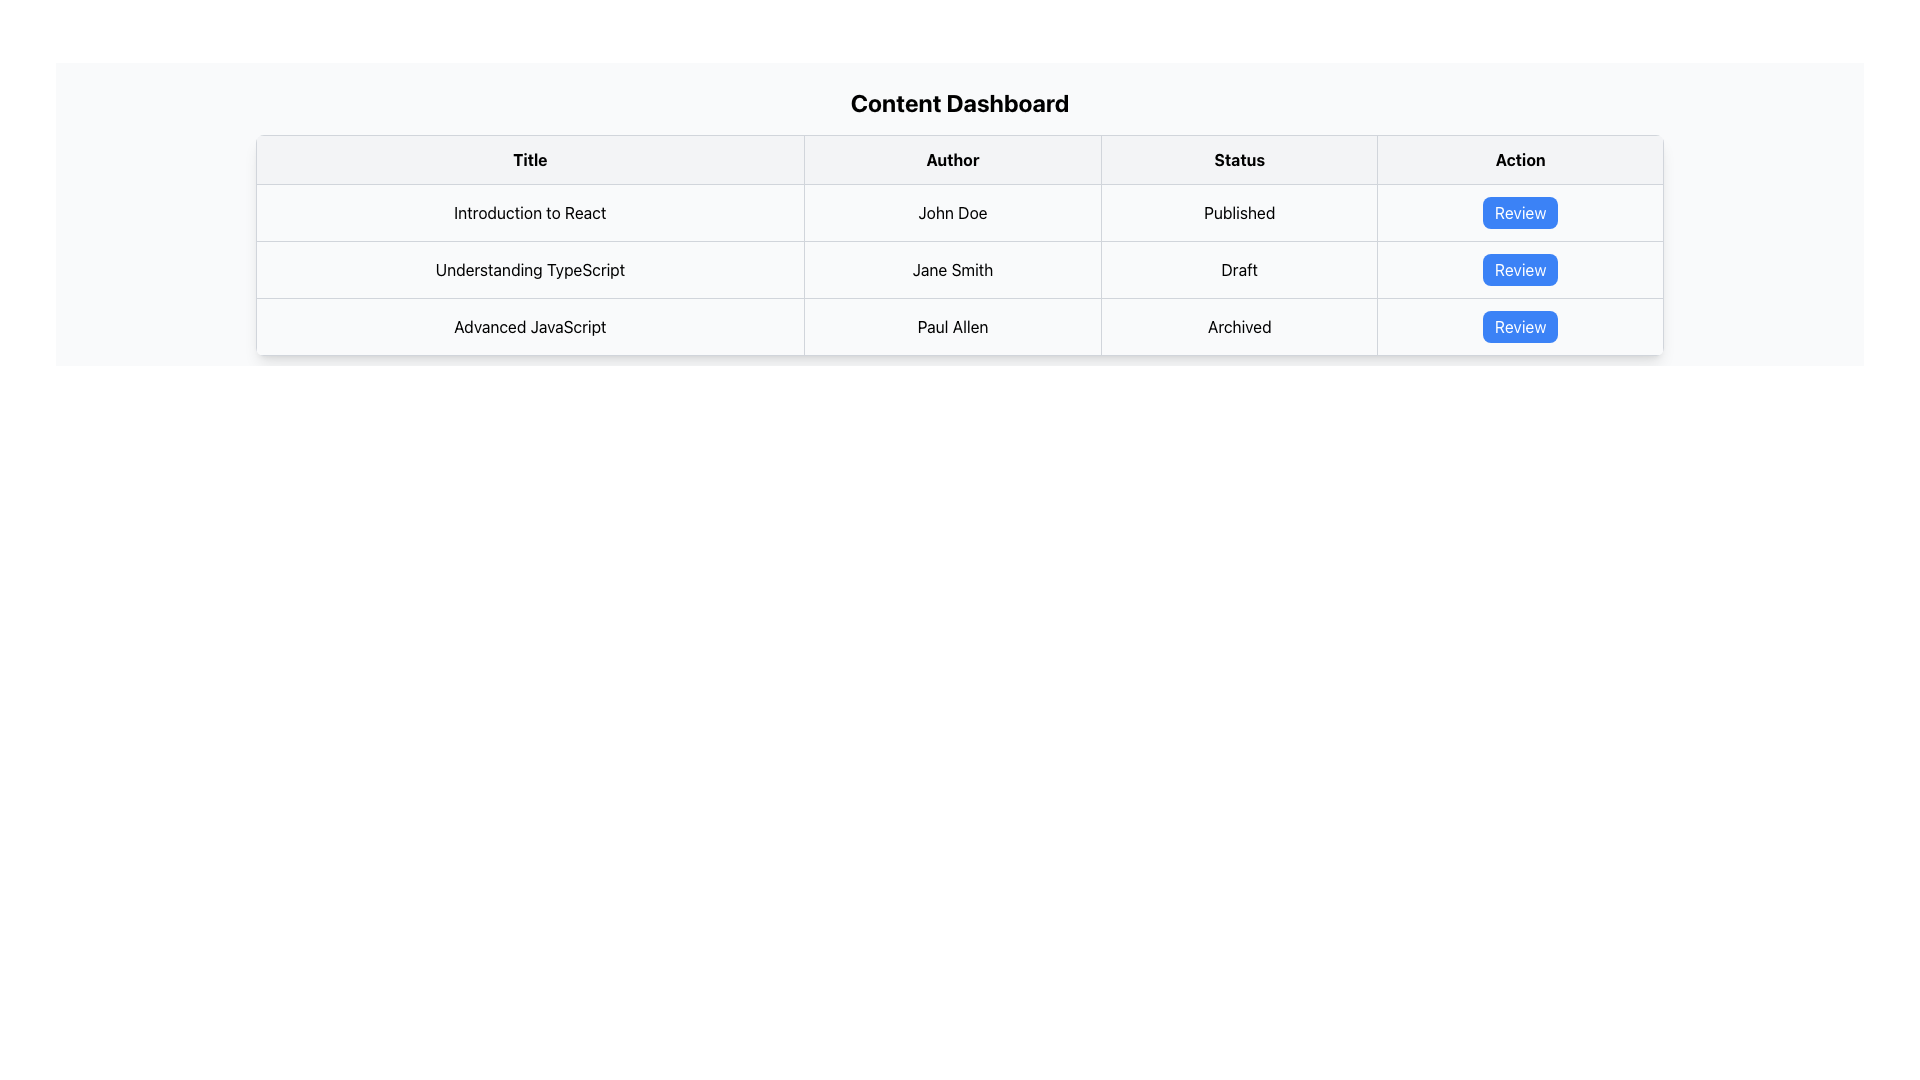  What do you see at coordinates (530, 212) in the screenshot?
I see `text 'Introduction to React' from the table cell displaying it in the first column of the first row` at bounding box center [530, 212].